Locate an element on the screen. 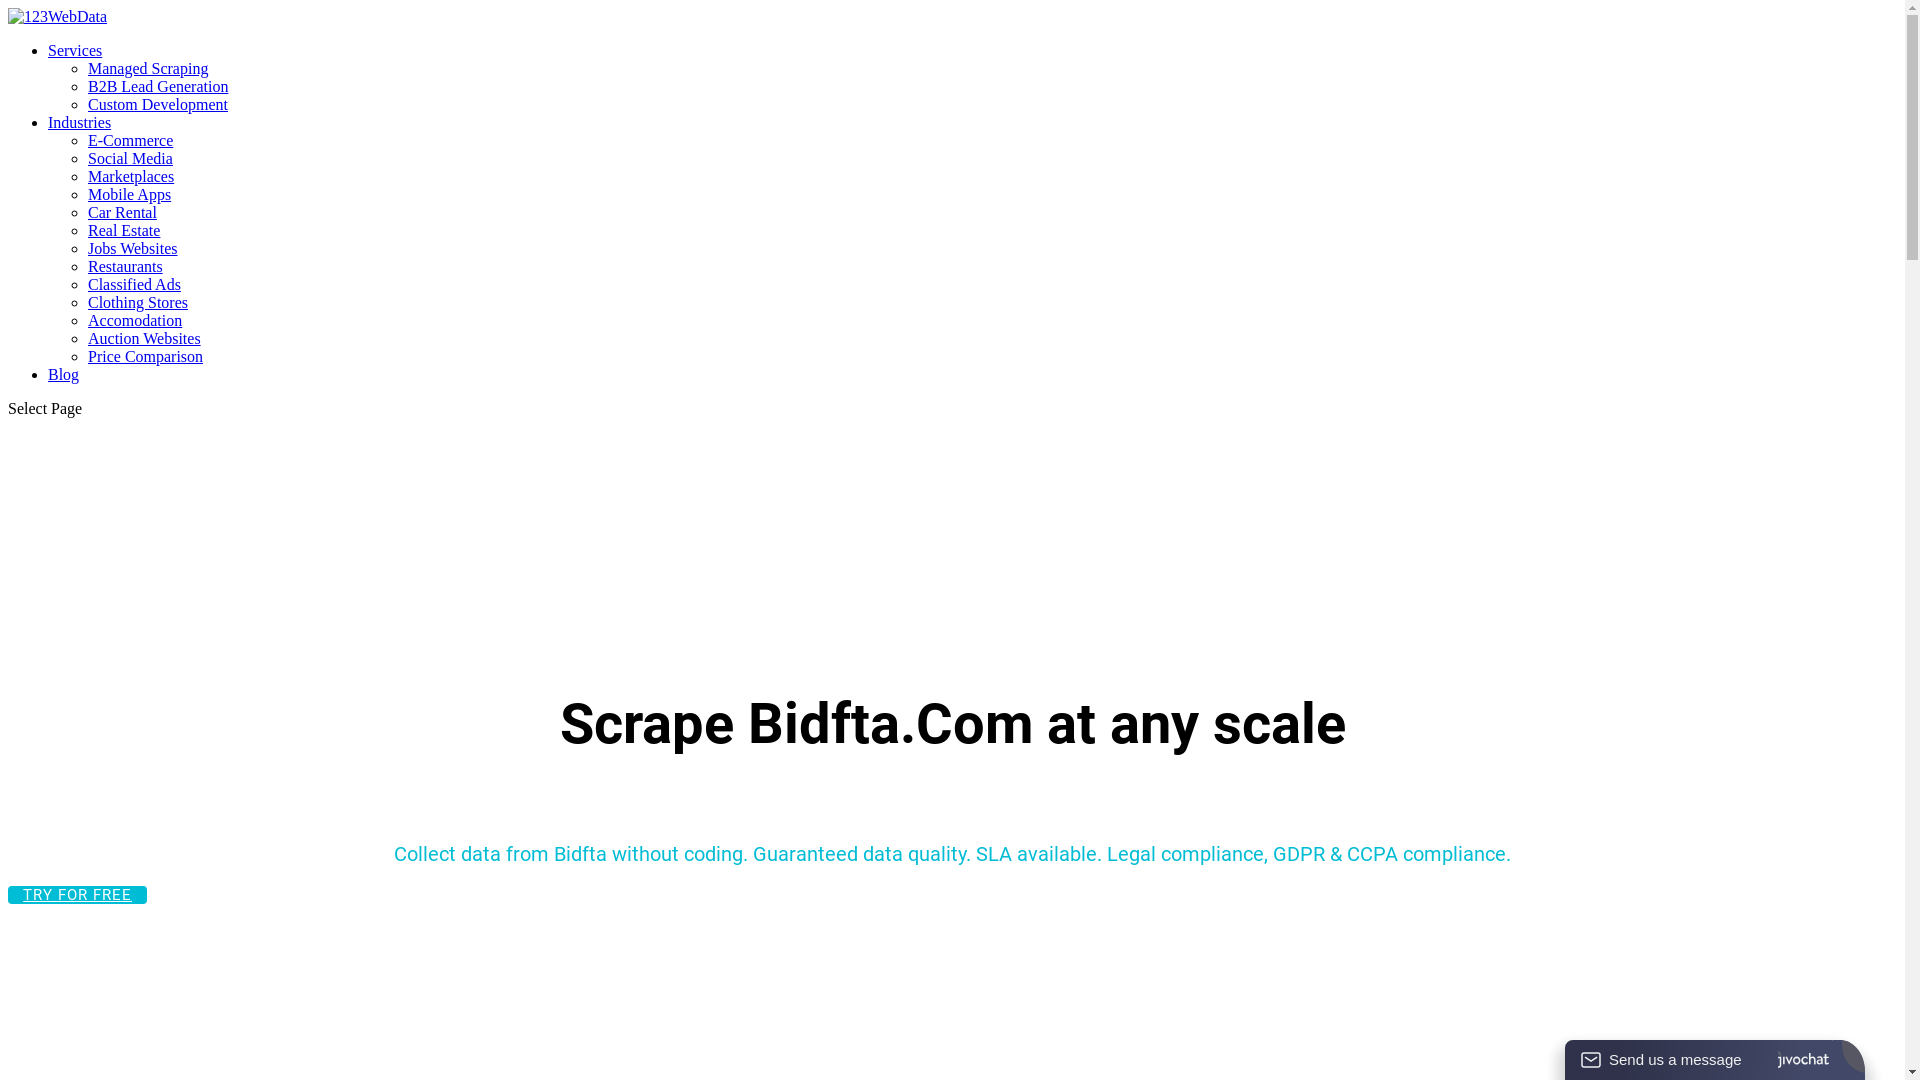 This screenshot has width=1920, height=1080. 'Price Comparison' is located at coordinates (144, 355).